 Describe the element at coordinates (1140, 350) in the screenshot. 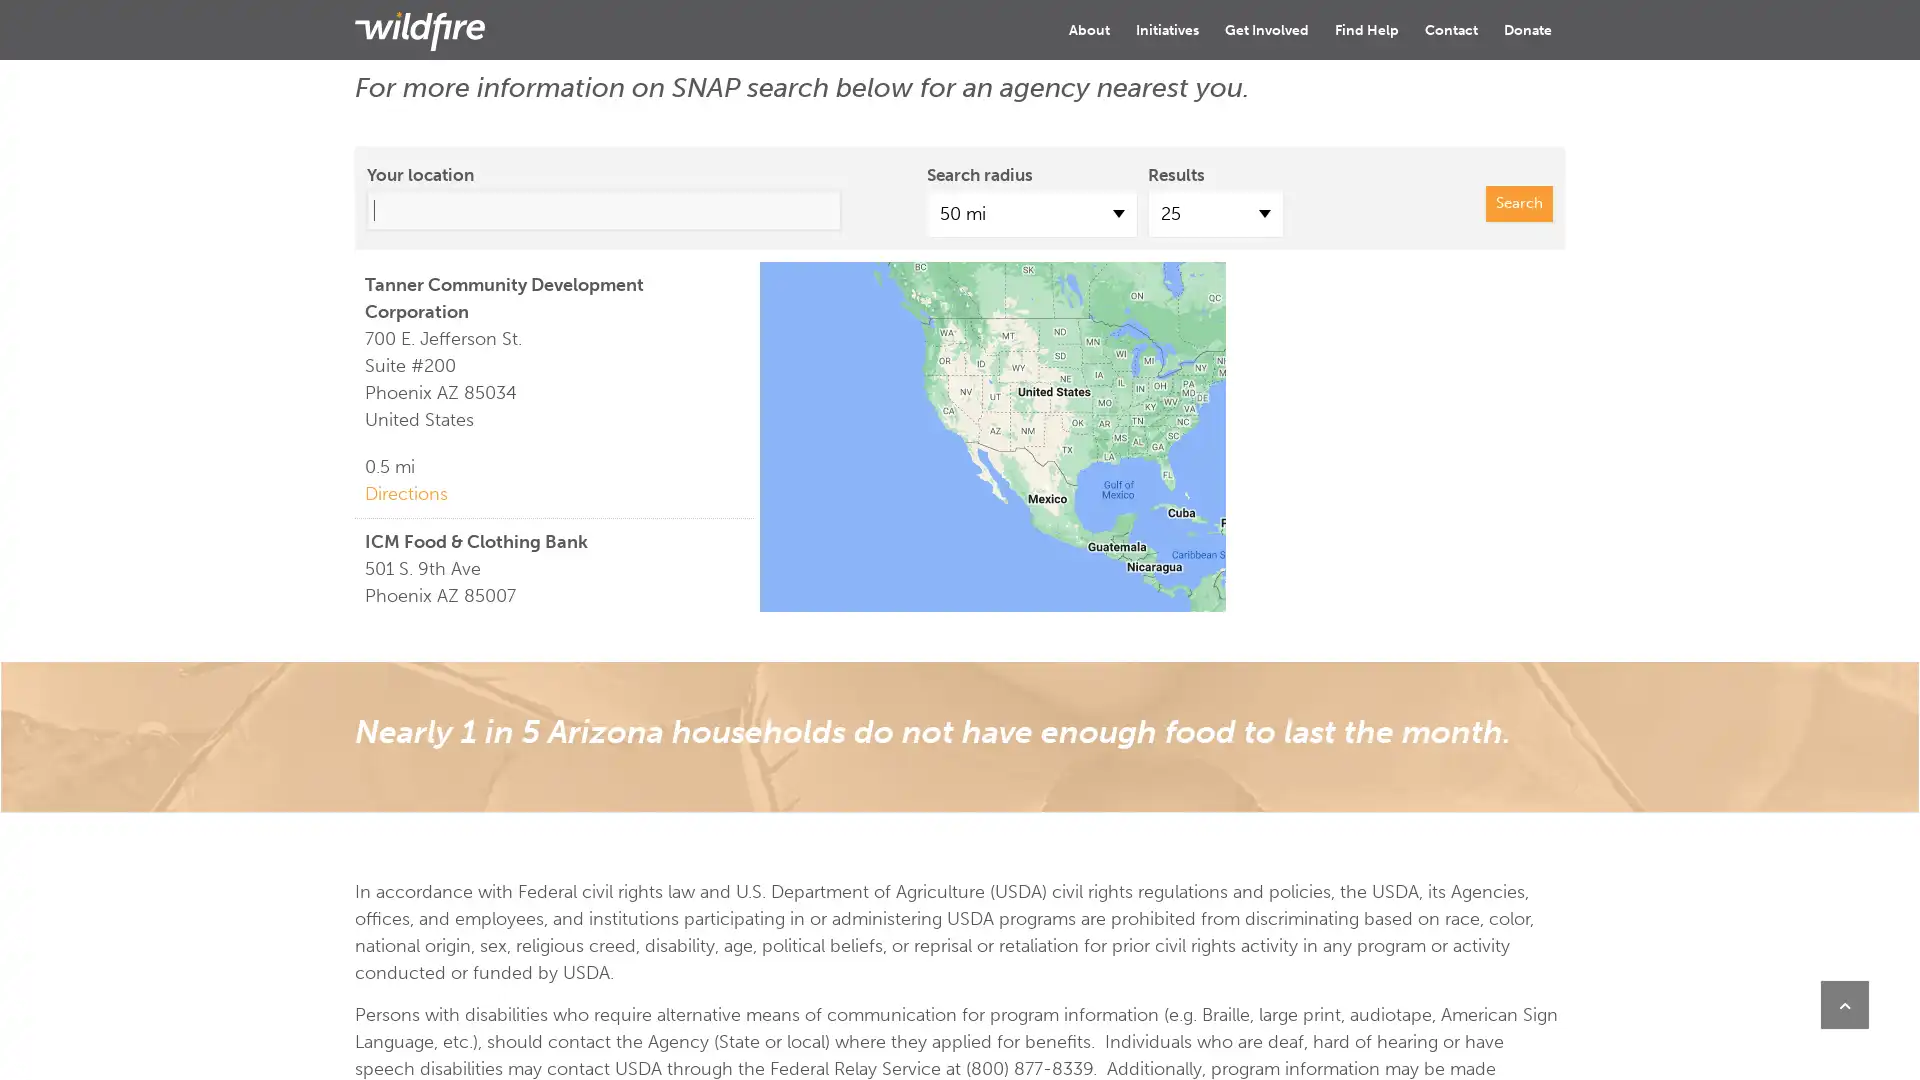

I see `Lutheran Social Services of the Southwest` at that location.